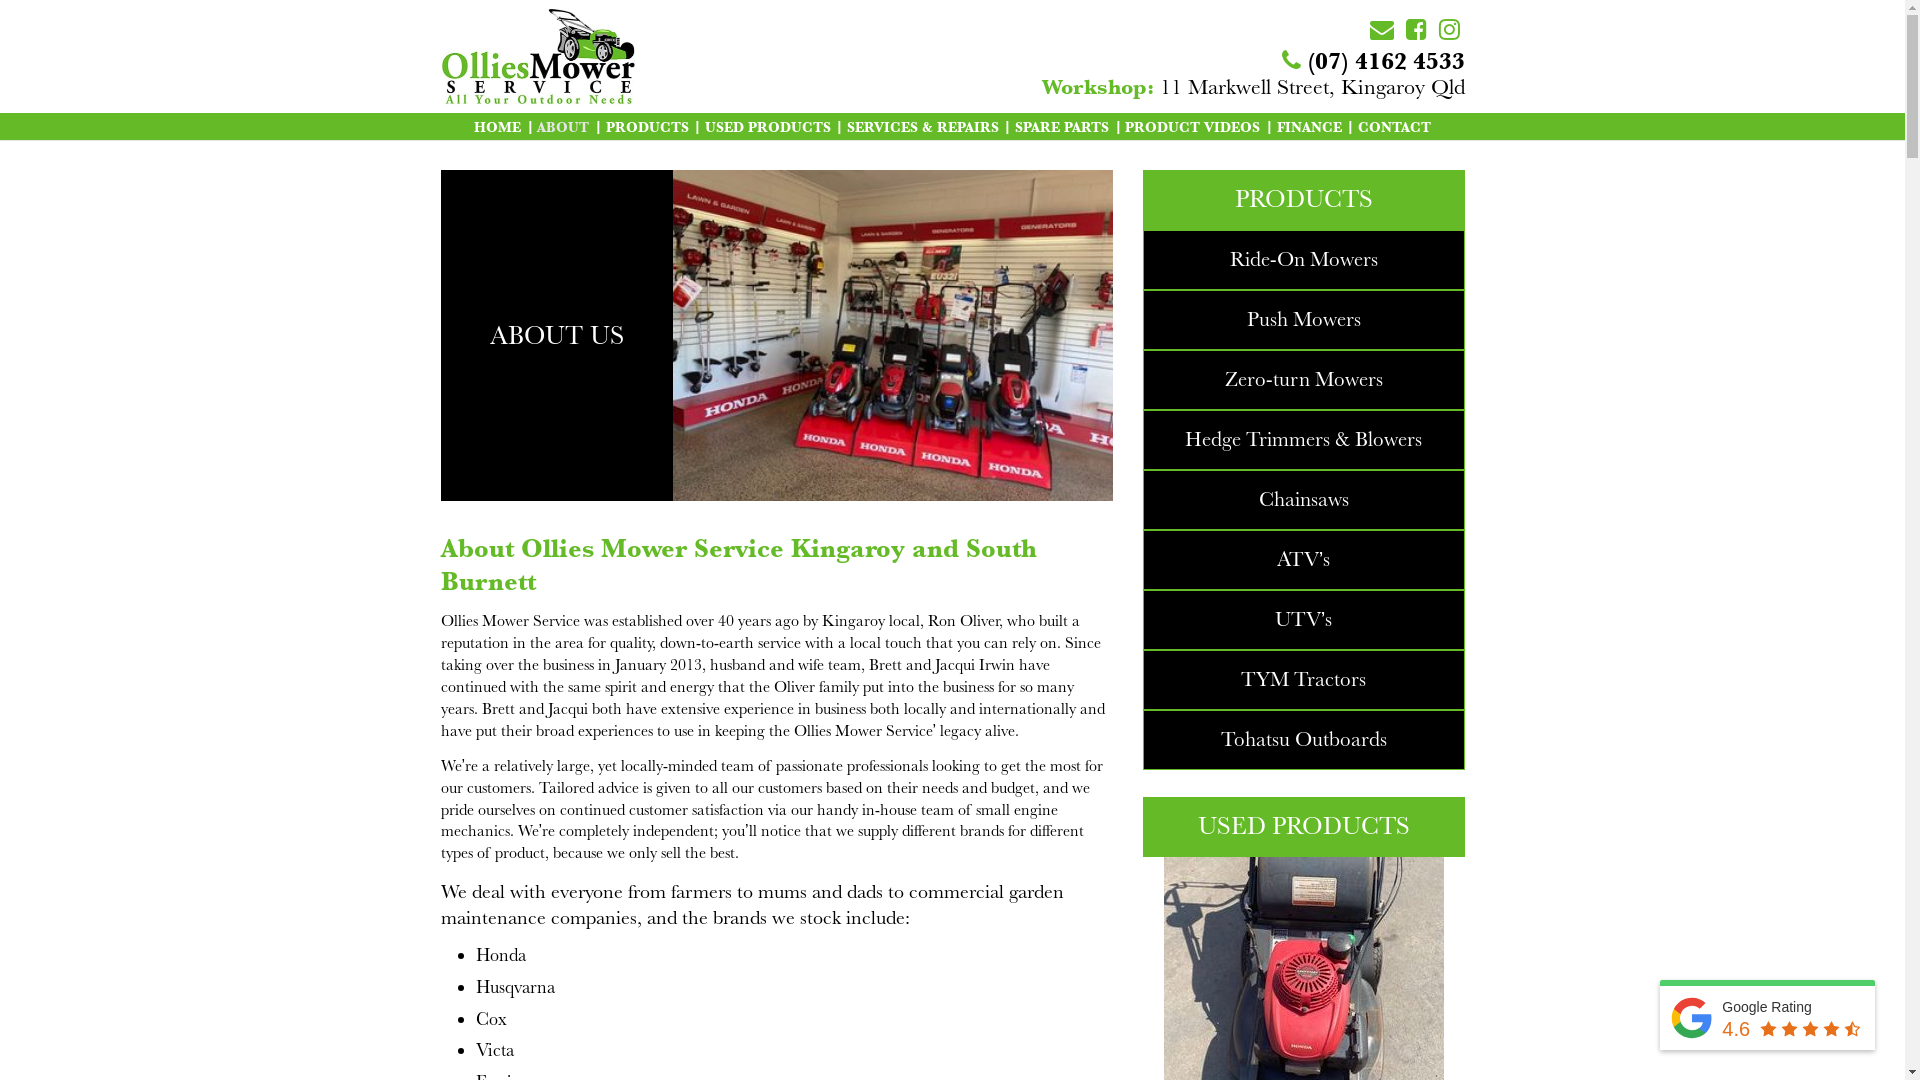  What do you see at coordinates (1393, 126) in the screenshot?
I see `'CONTACT'` at bounding box center [1393, 126].